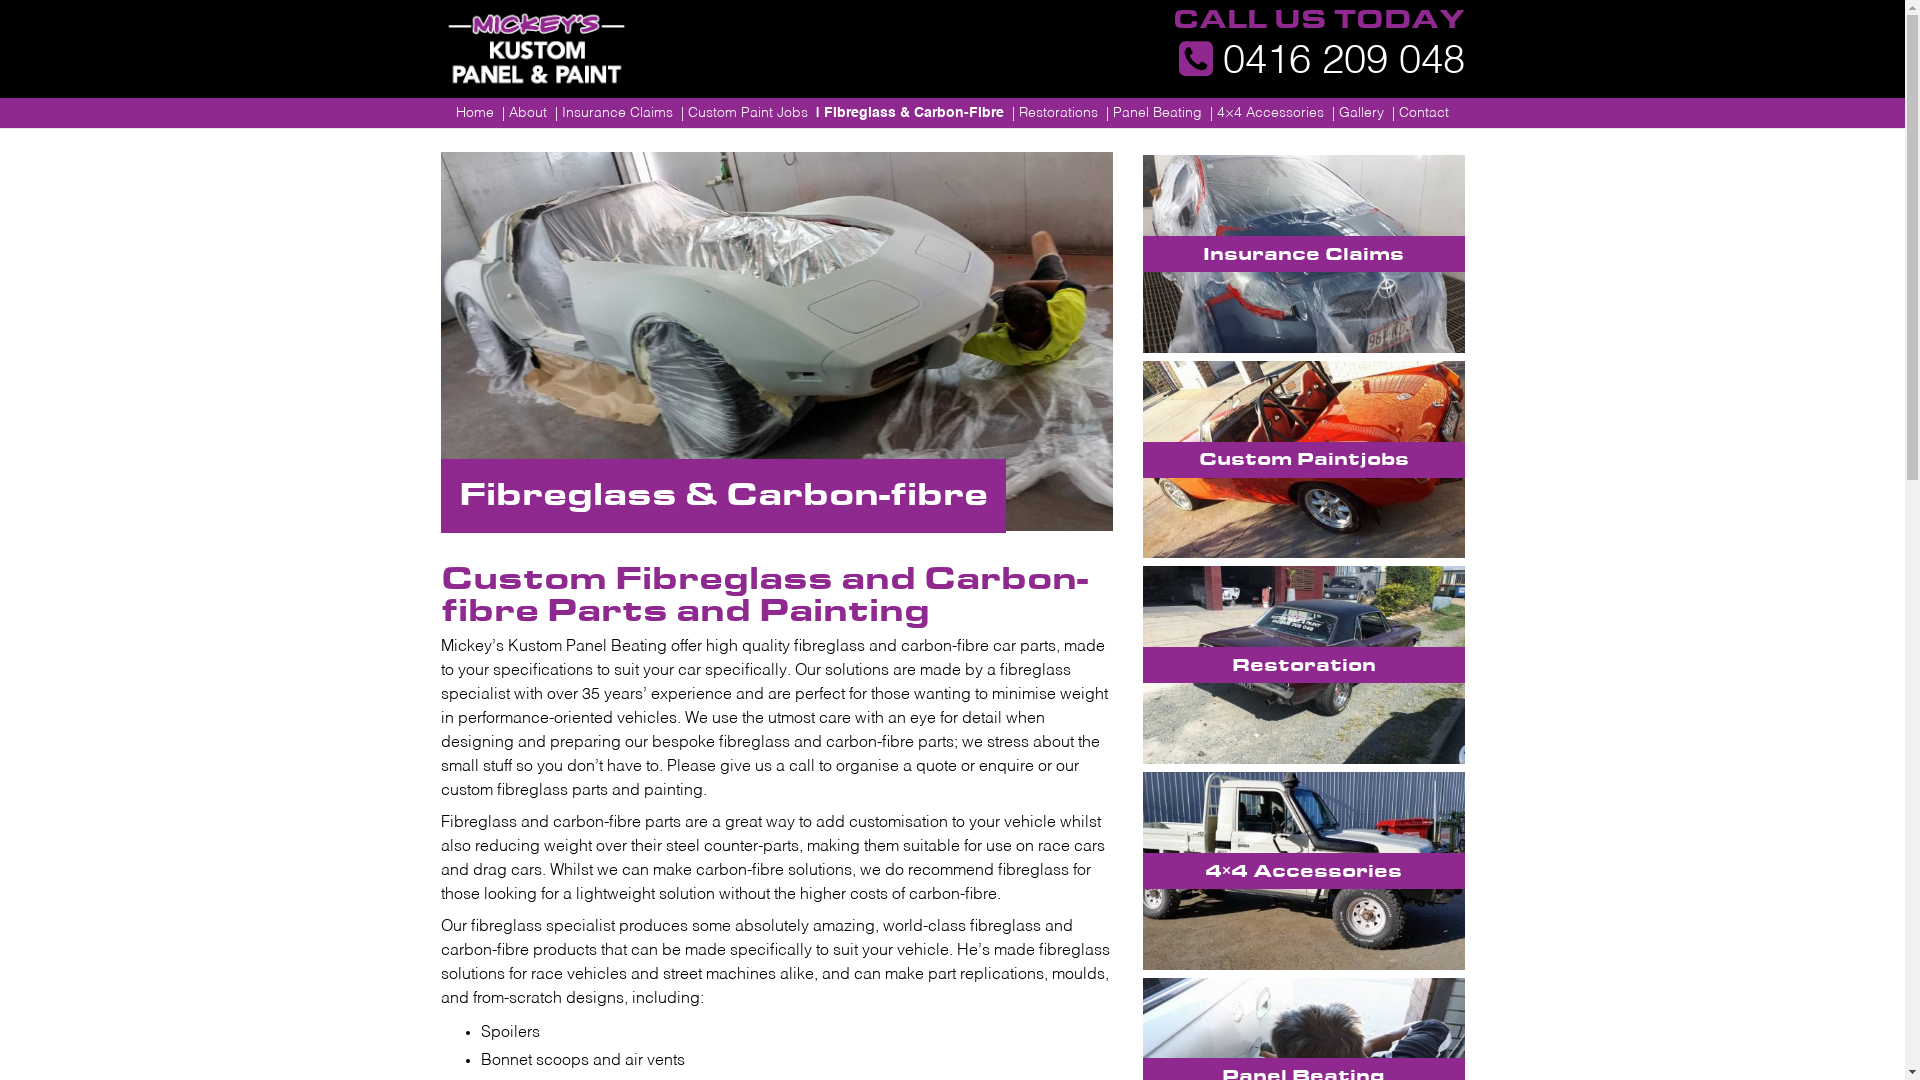 The height and width of the screenshot is (1080, 1920). I want to click on 'Home', so click(474, 114).